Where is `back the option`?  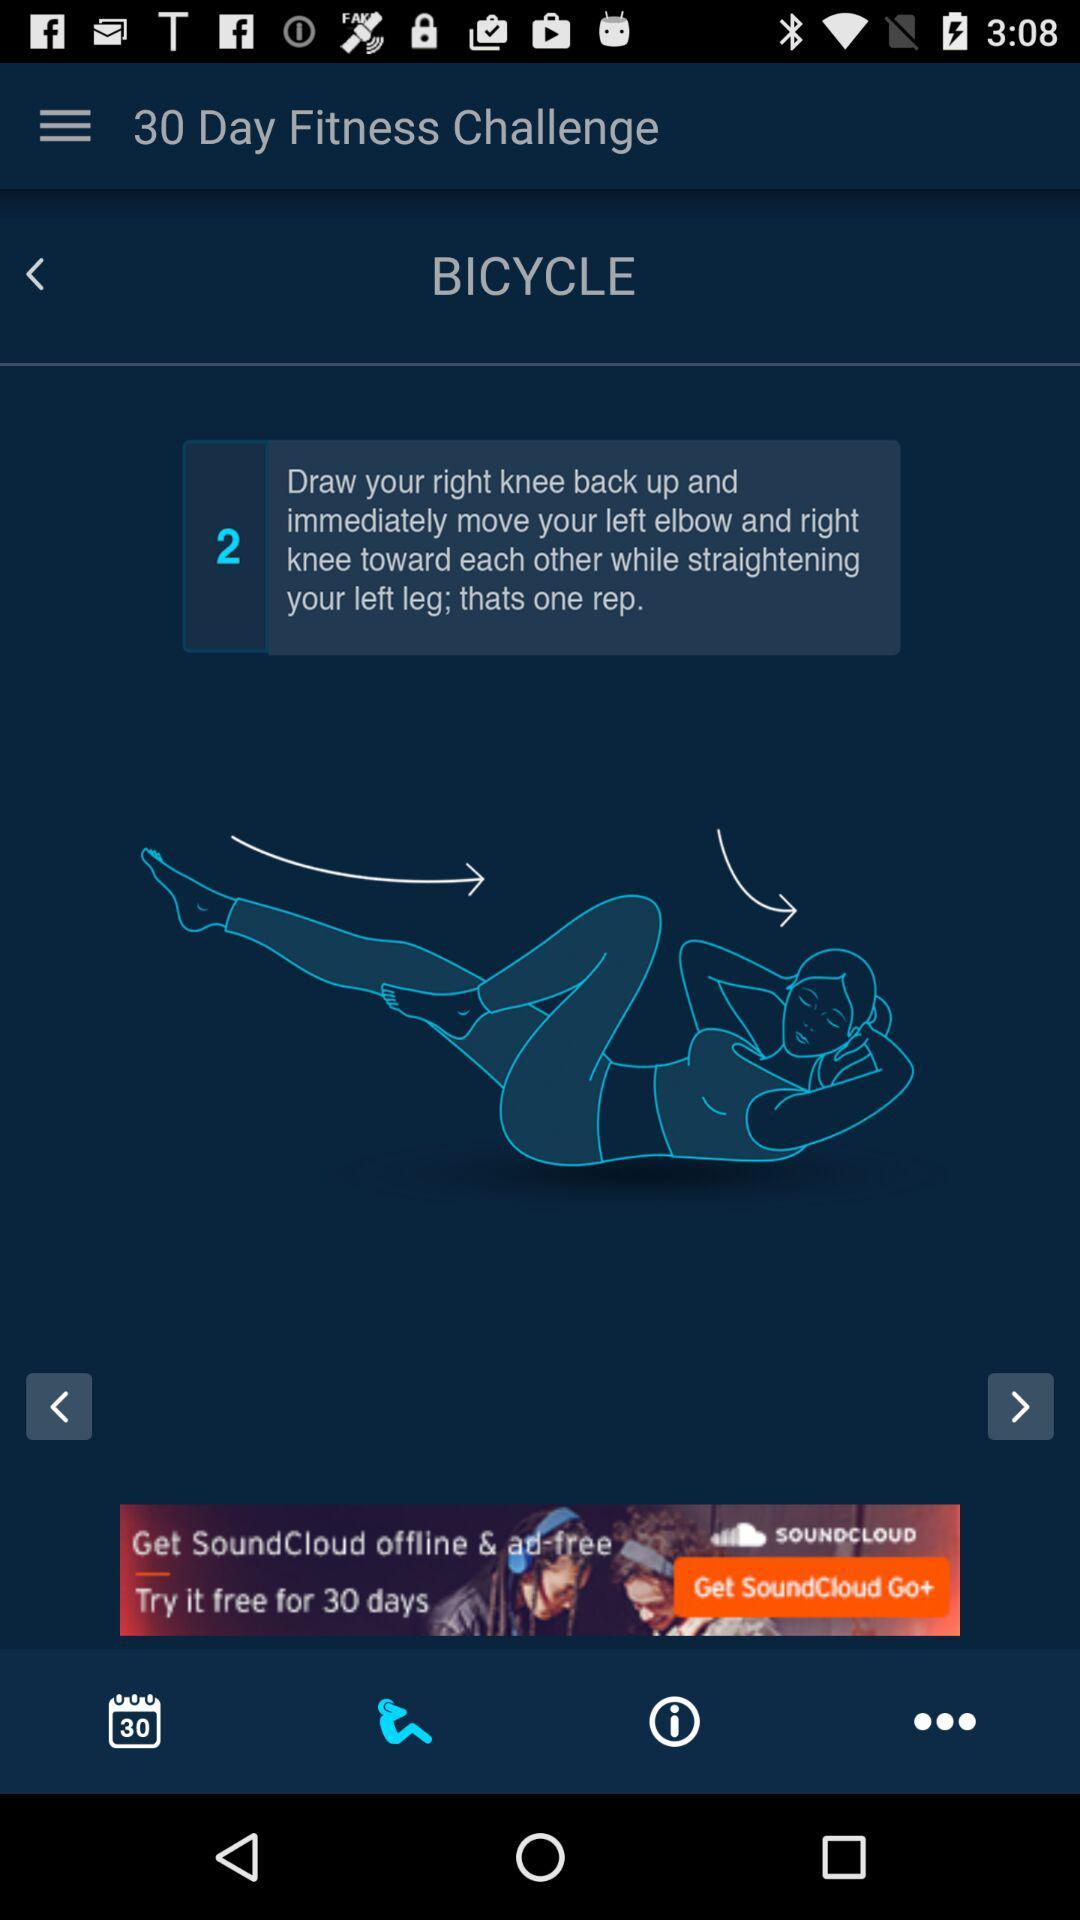
back the option is located at coordinates (58, 273).